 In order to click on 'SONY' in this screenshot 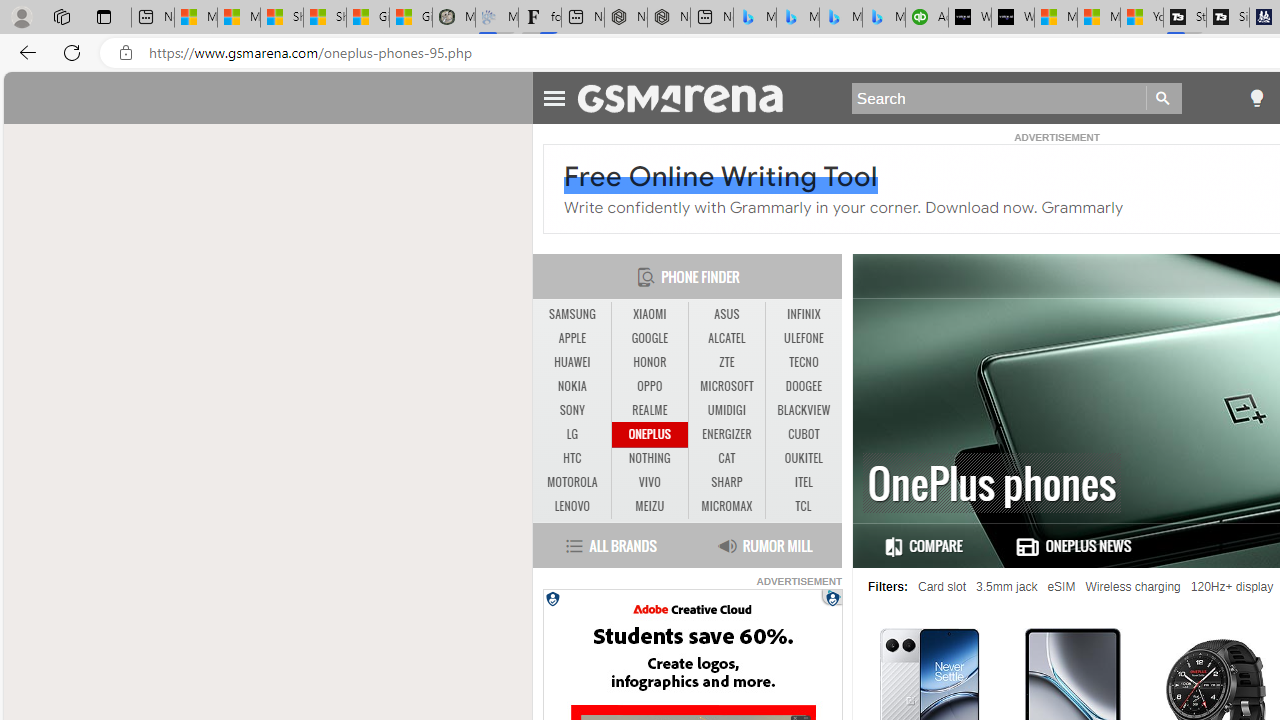, I will do `click(571, 410)`.